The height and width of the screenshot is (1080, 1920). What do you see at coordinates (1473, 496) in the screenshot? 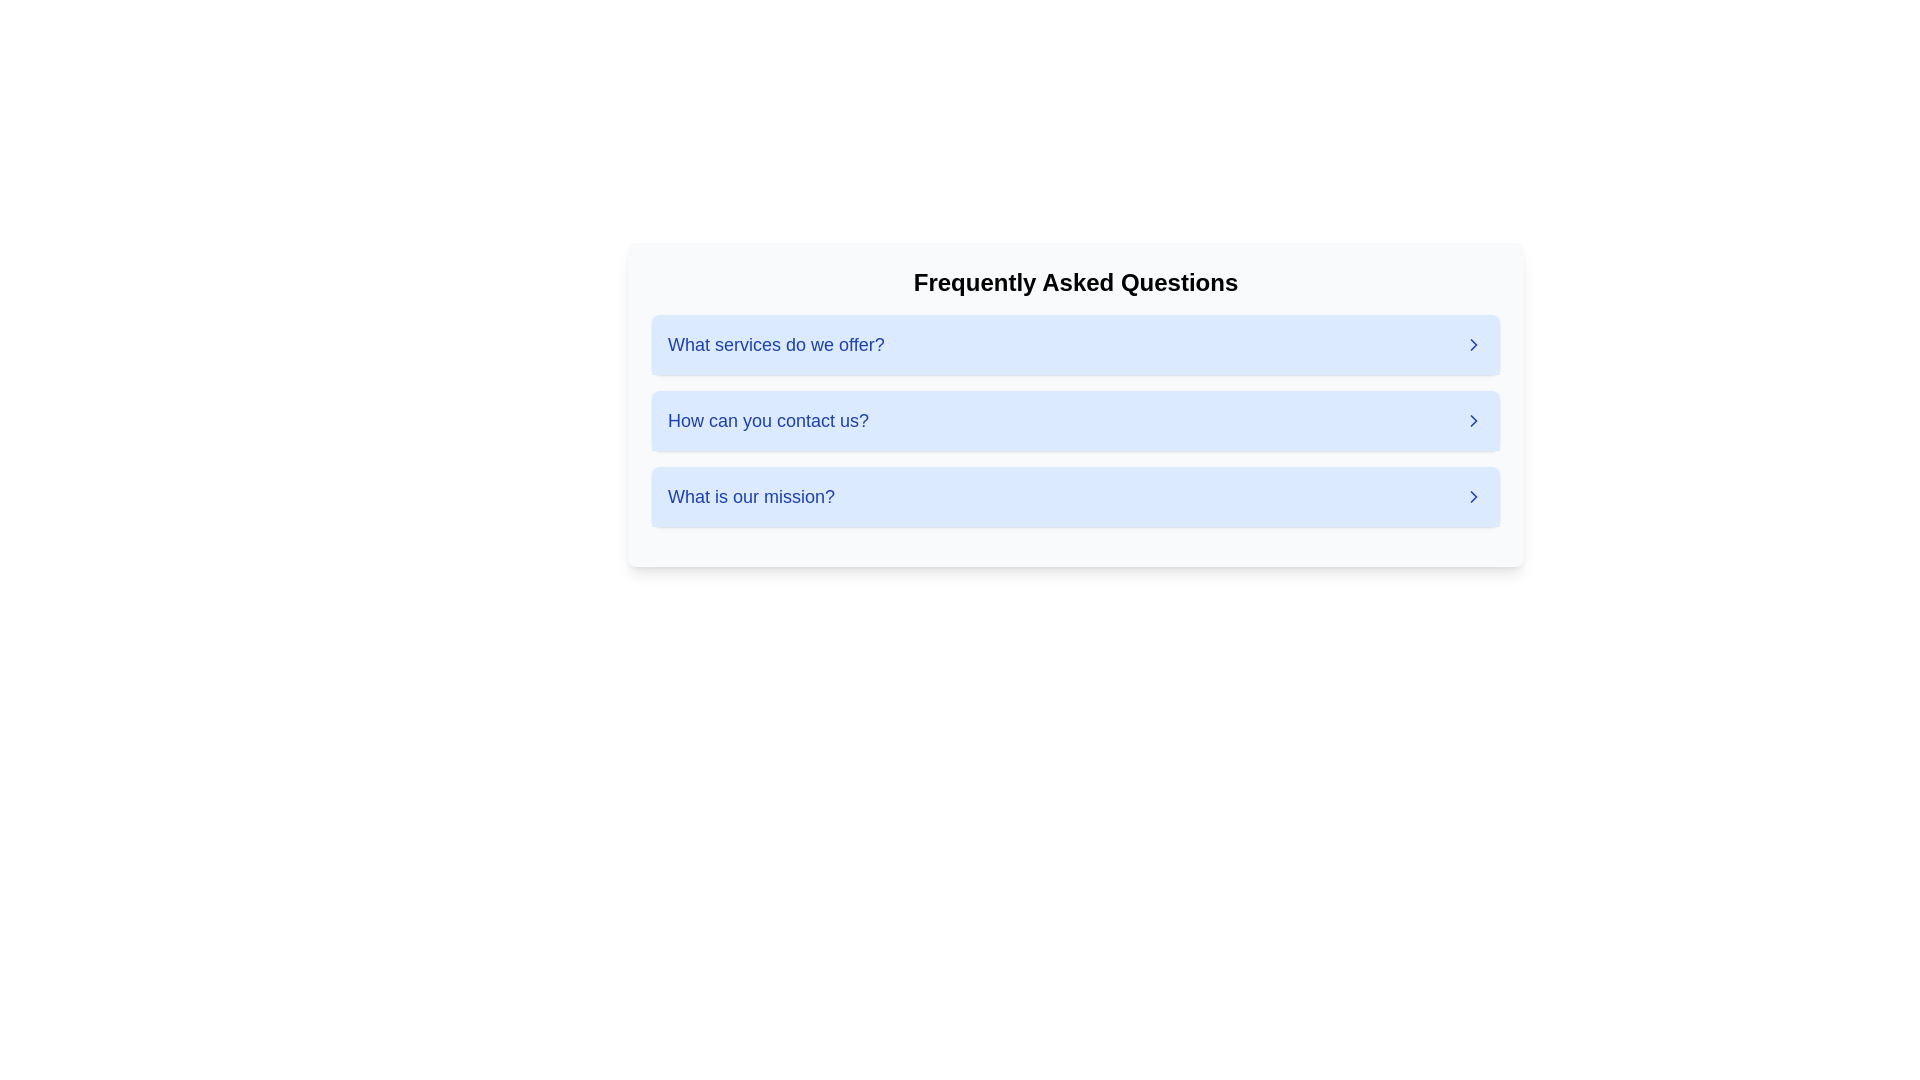
I see `the chevron icon located at the right end of the third row labeled 'What is our mission?'` at bounding box center [1473, 496].